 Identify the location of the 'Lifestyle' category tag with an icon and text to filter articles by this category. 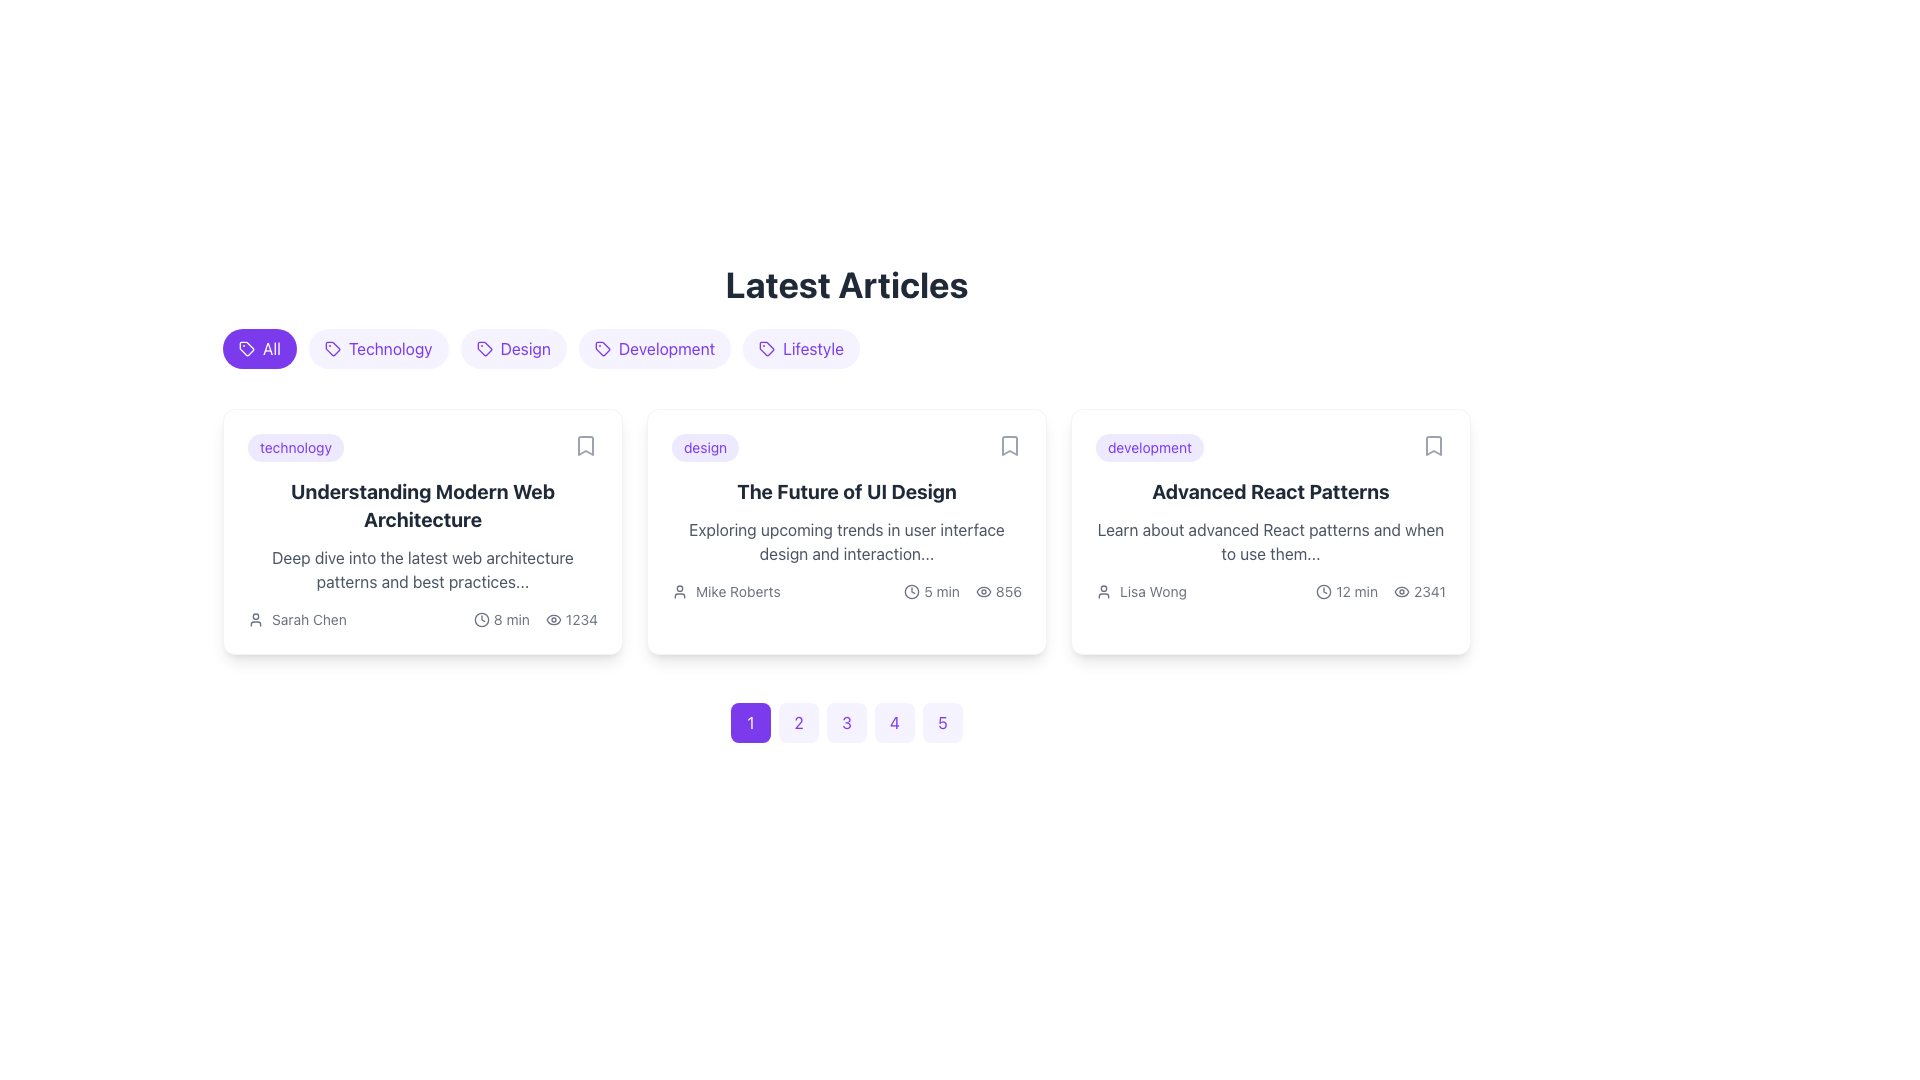
(801, 347).